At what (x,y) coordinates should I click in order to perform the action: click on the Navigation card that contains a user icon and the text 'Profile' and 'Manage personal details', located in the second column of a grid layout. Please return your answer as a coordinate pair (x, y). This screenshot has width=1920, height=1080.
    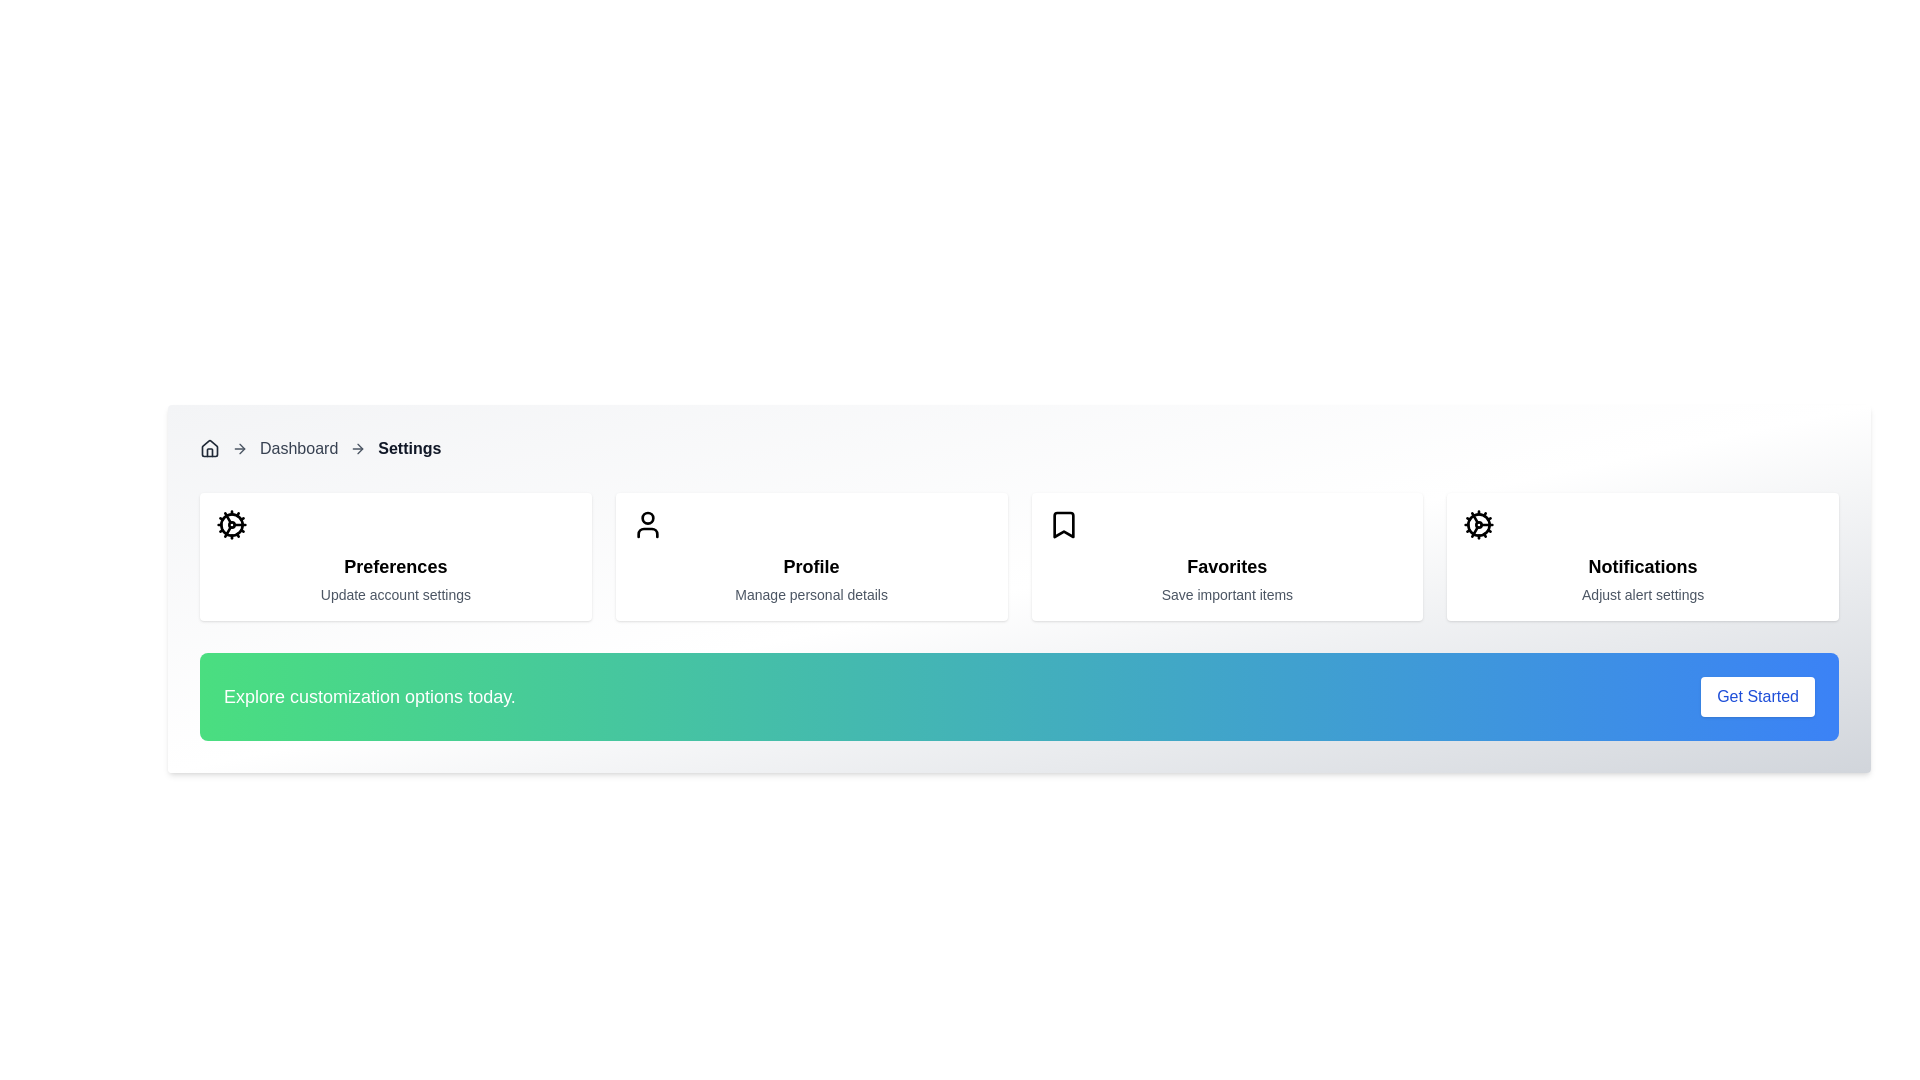
    Looking at the image, I should click on (811, 556).